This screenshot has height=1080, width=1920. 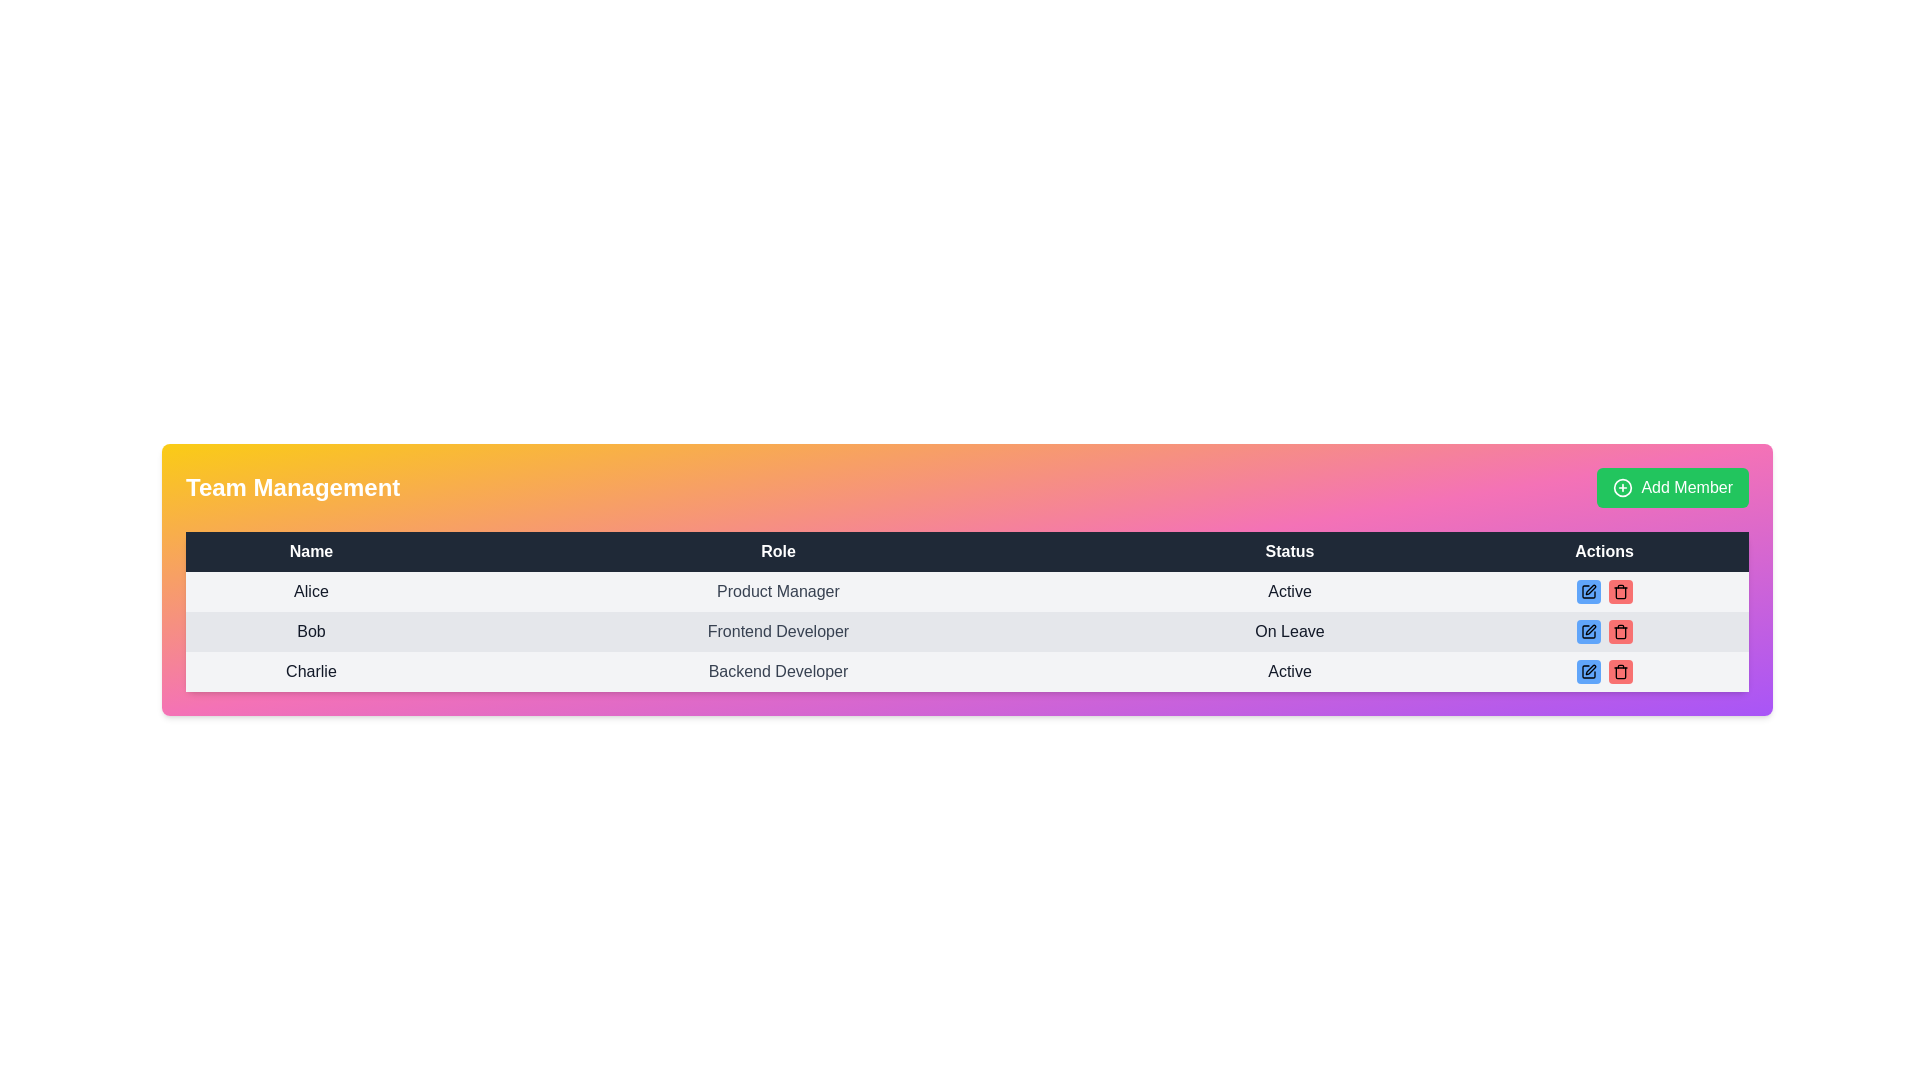 I want to click on the pen icon in the 'Actions' column, located in the second row of the table, so click(x=1589, y=670).